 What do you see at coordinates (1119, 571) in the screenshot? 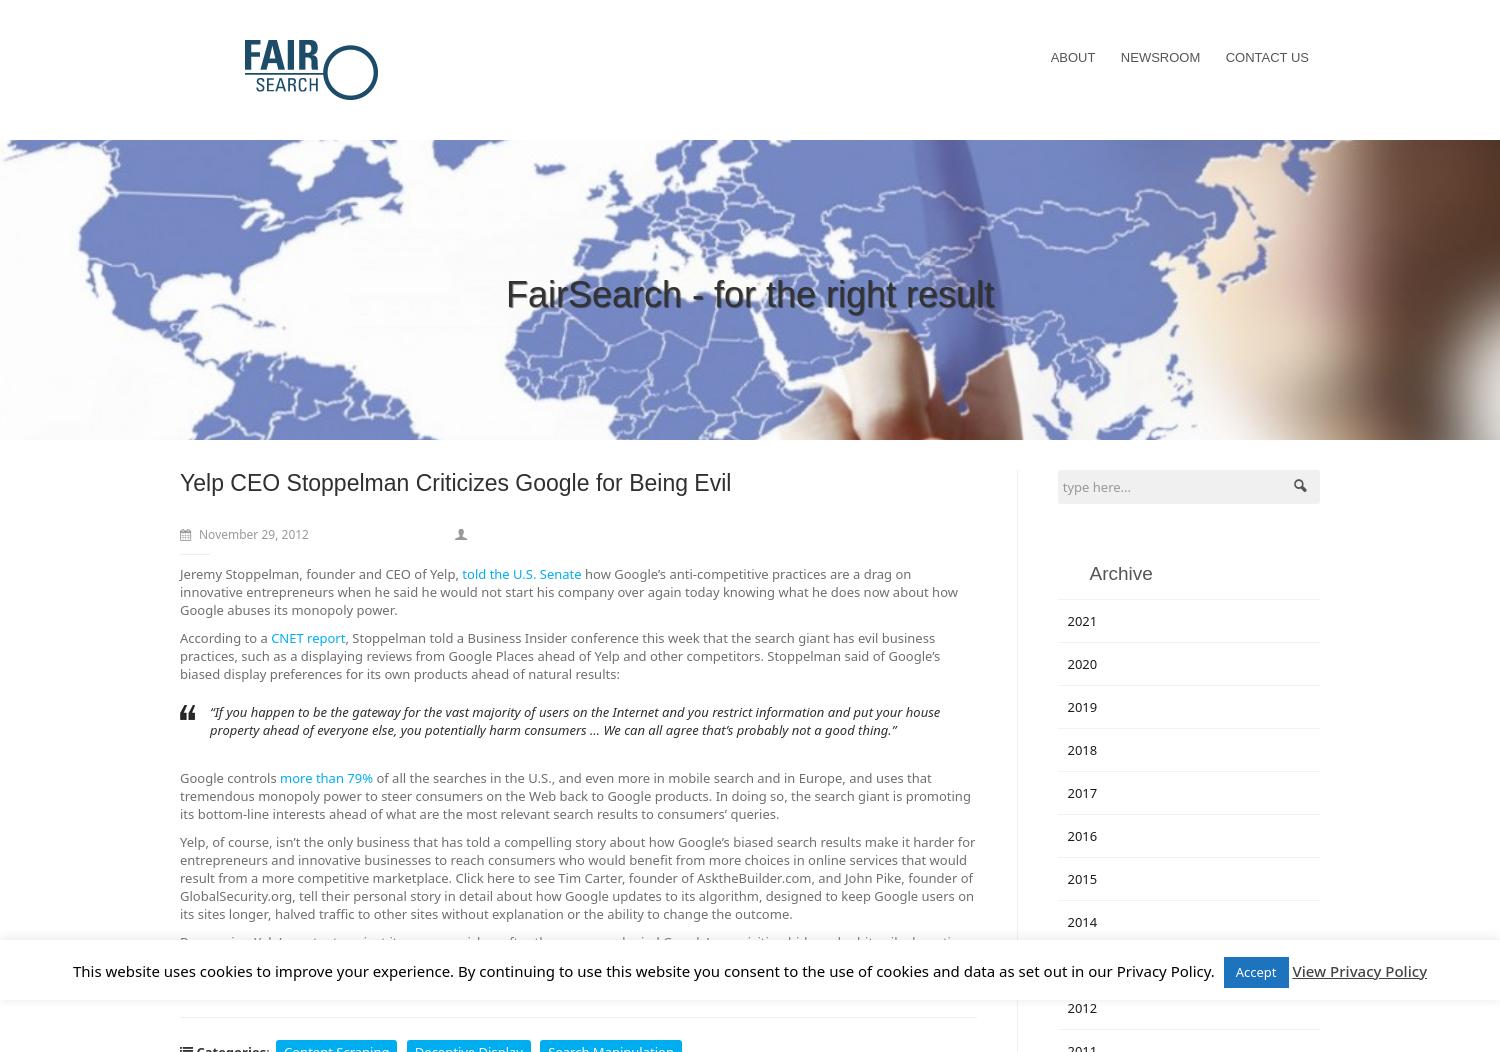
I see `'Archive'` at bounding box center [1119, 571].